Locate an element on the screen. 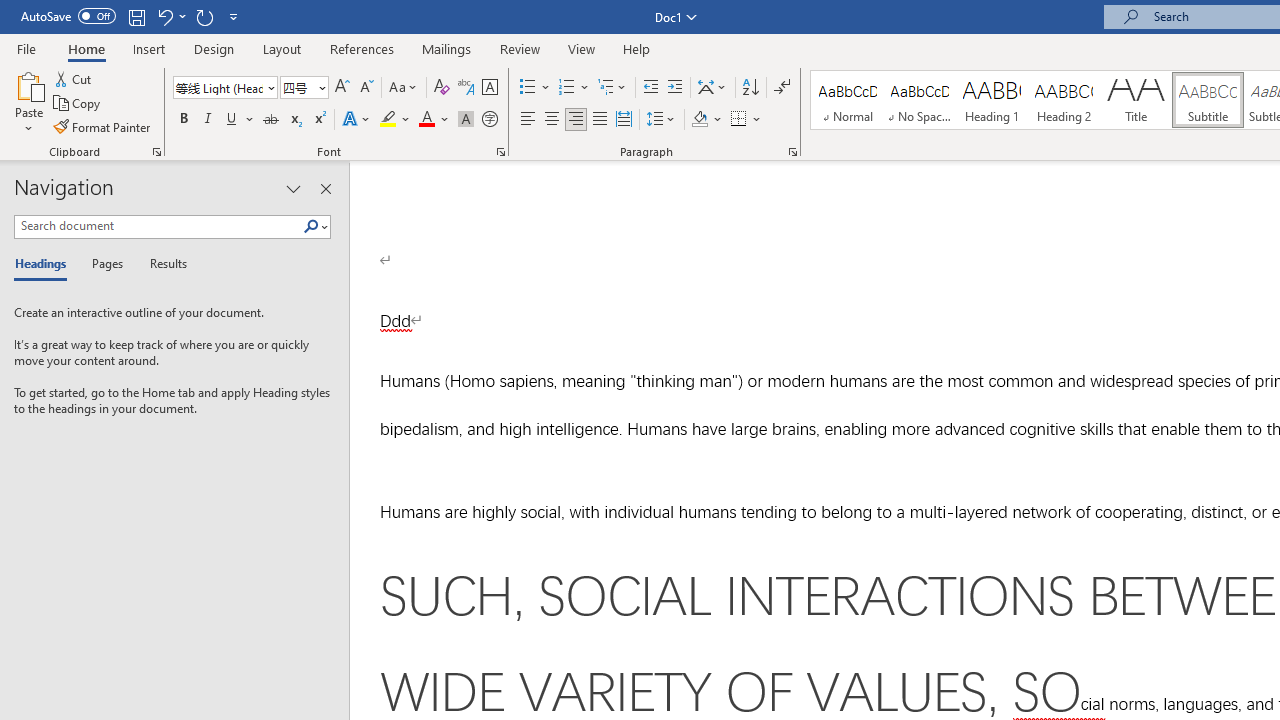  'Text Highlight Color Yellow' is located at coordinates (388, 119).